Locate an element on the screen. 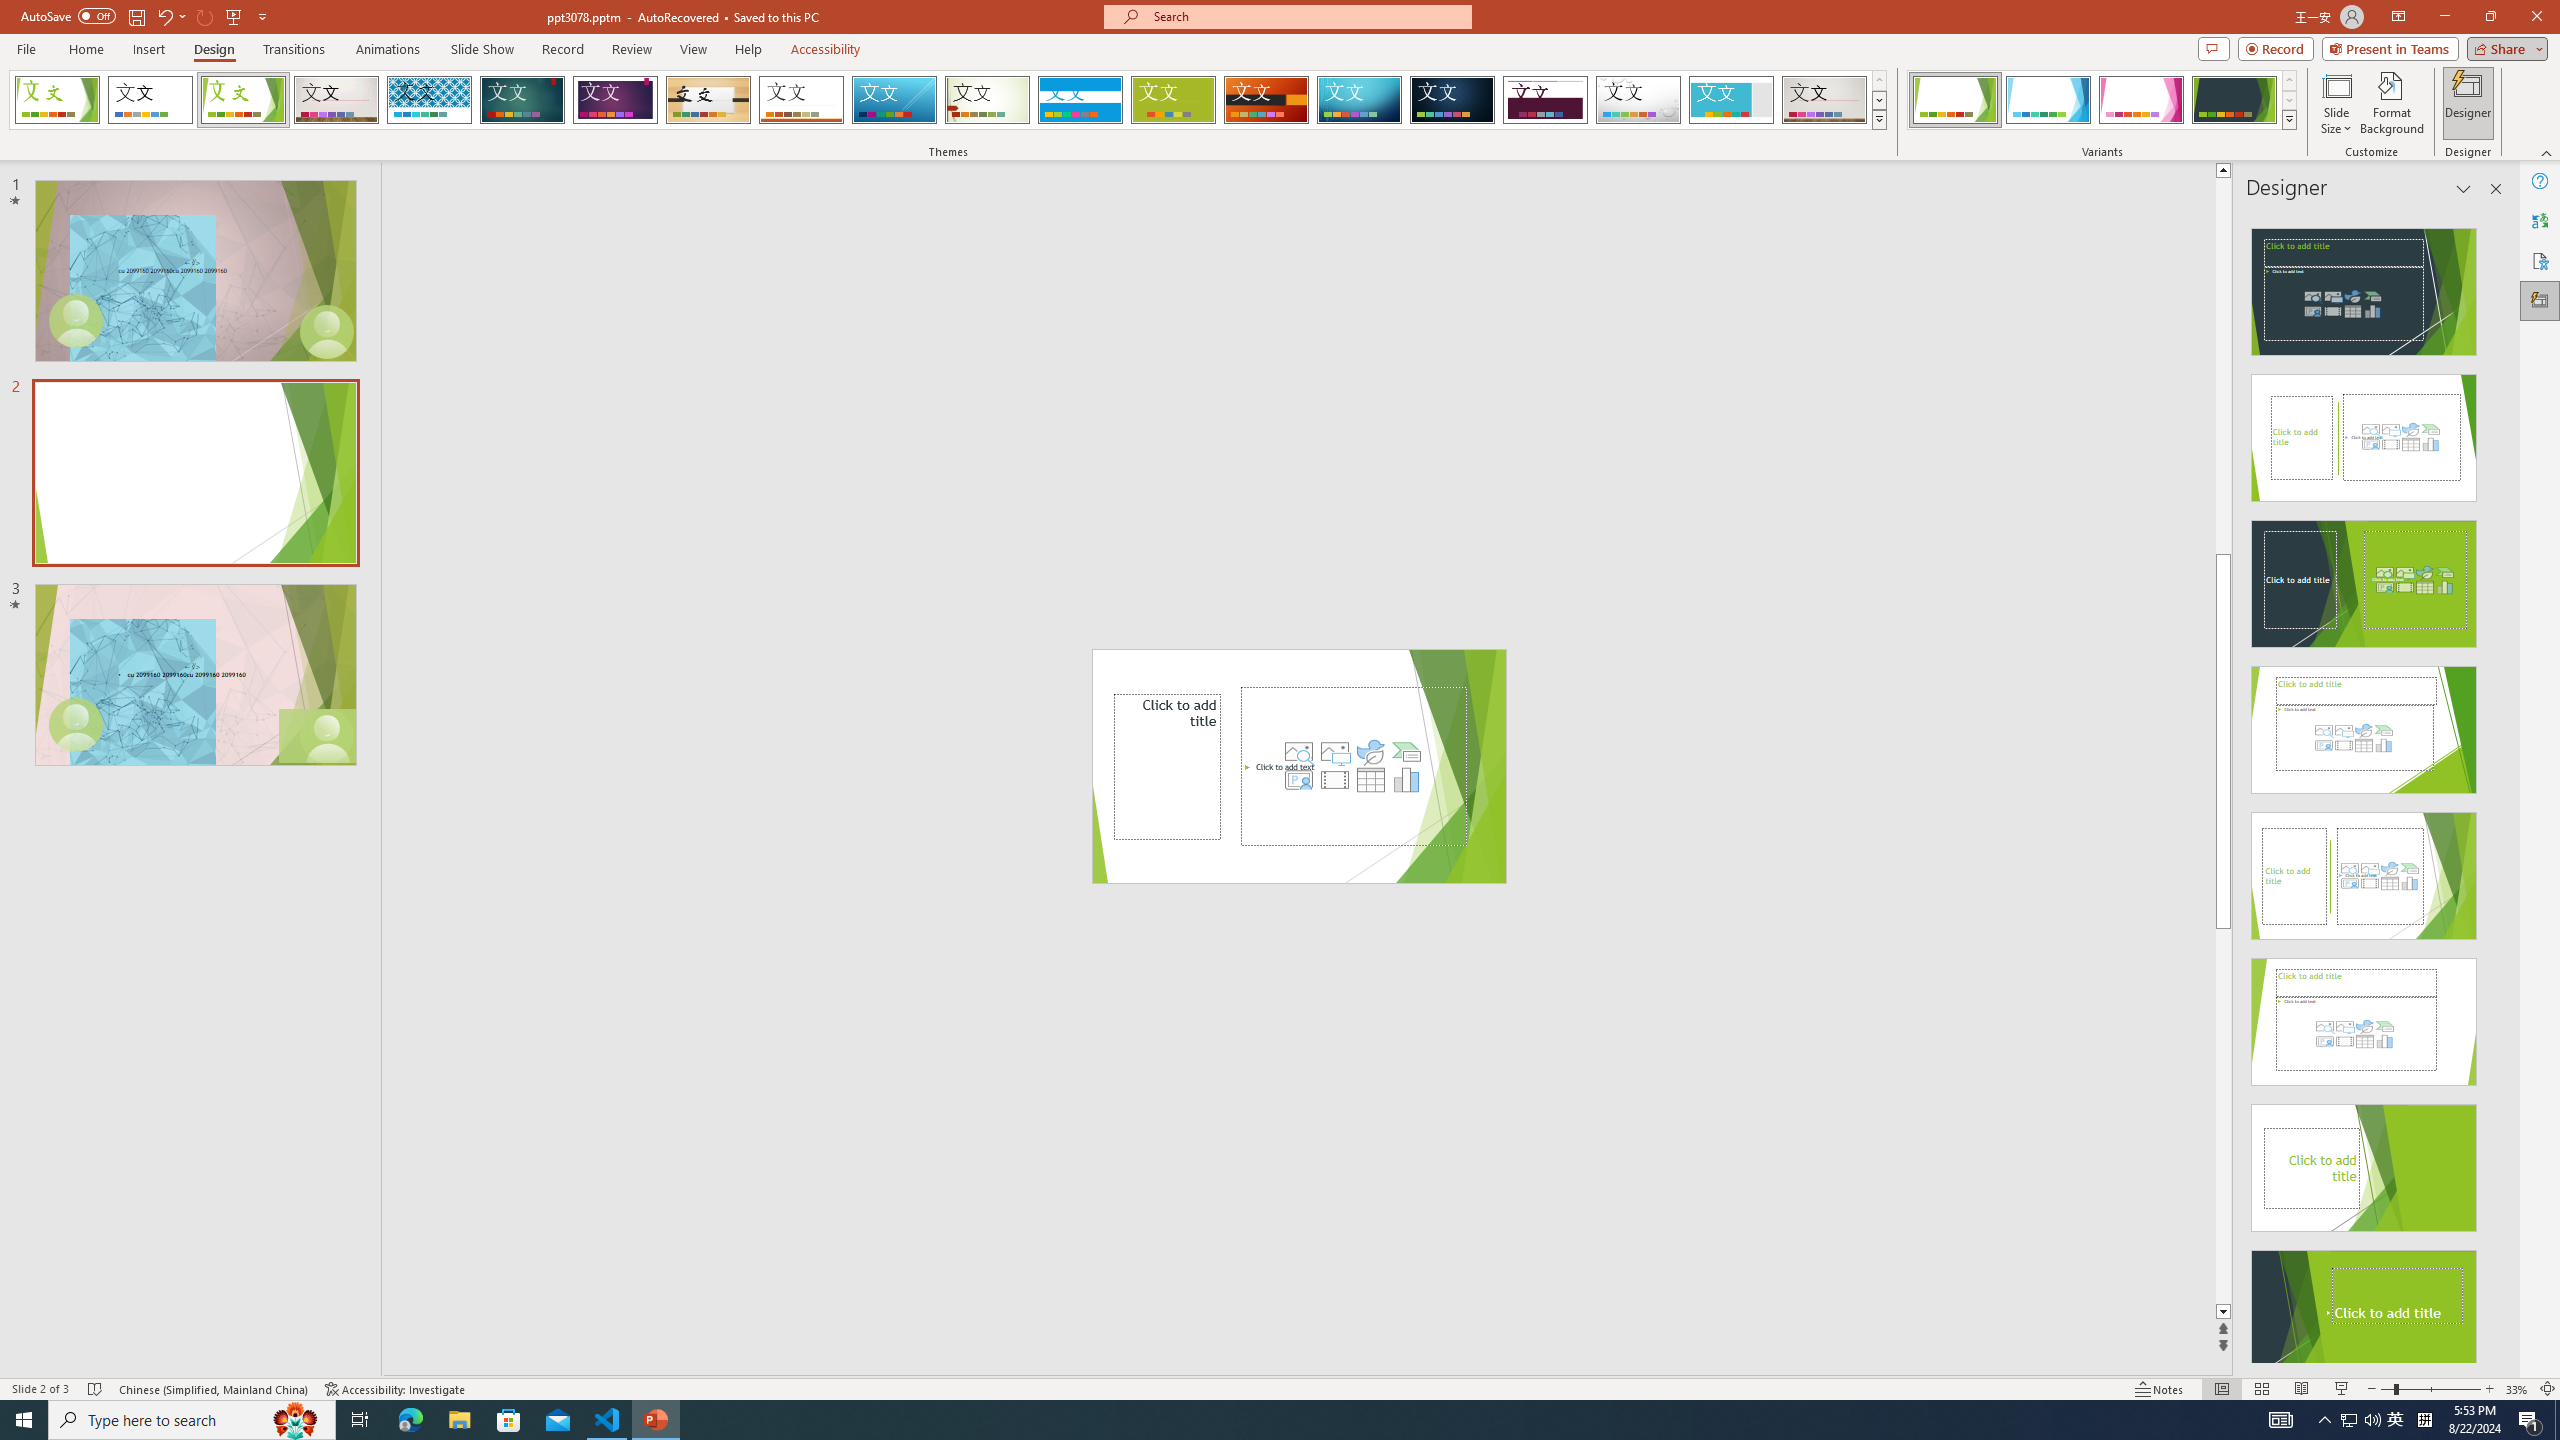 This screenshot has width=2560, height=1440. 'Berlin' is located at coordinates (1267, 99).